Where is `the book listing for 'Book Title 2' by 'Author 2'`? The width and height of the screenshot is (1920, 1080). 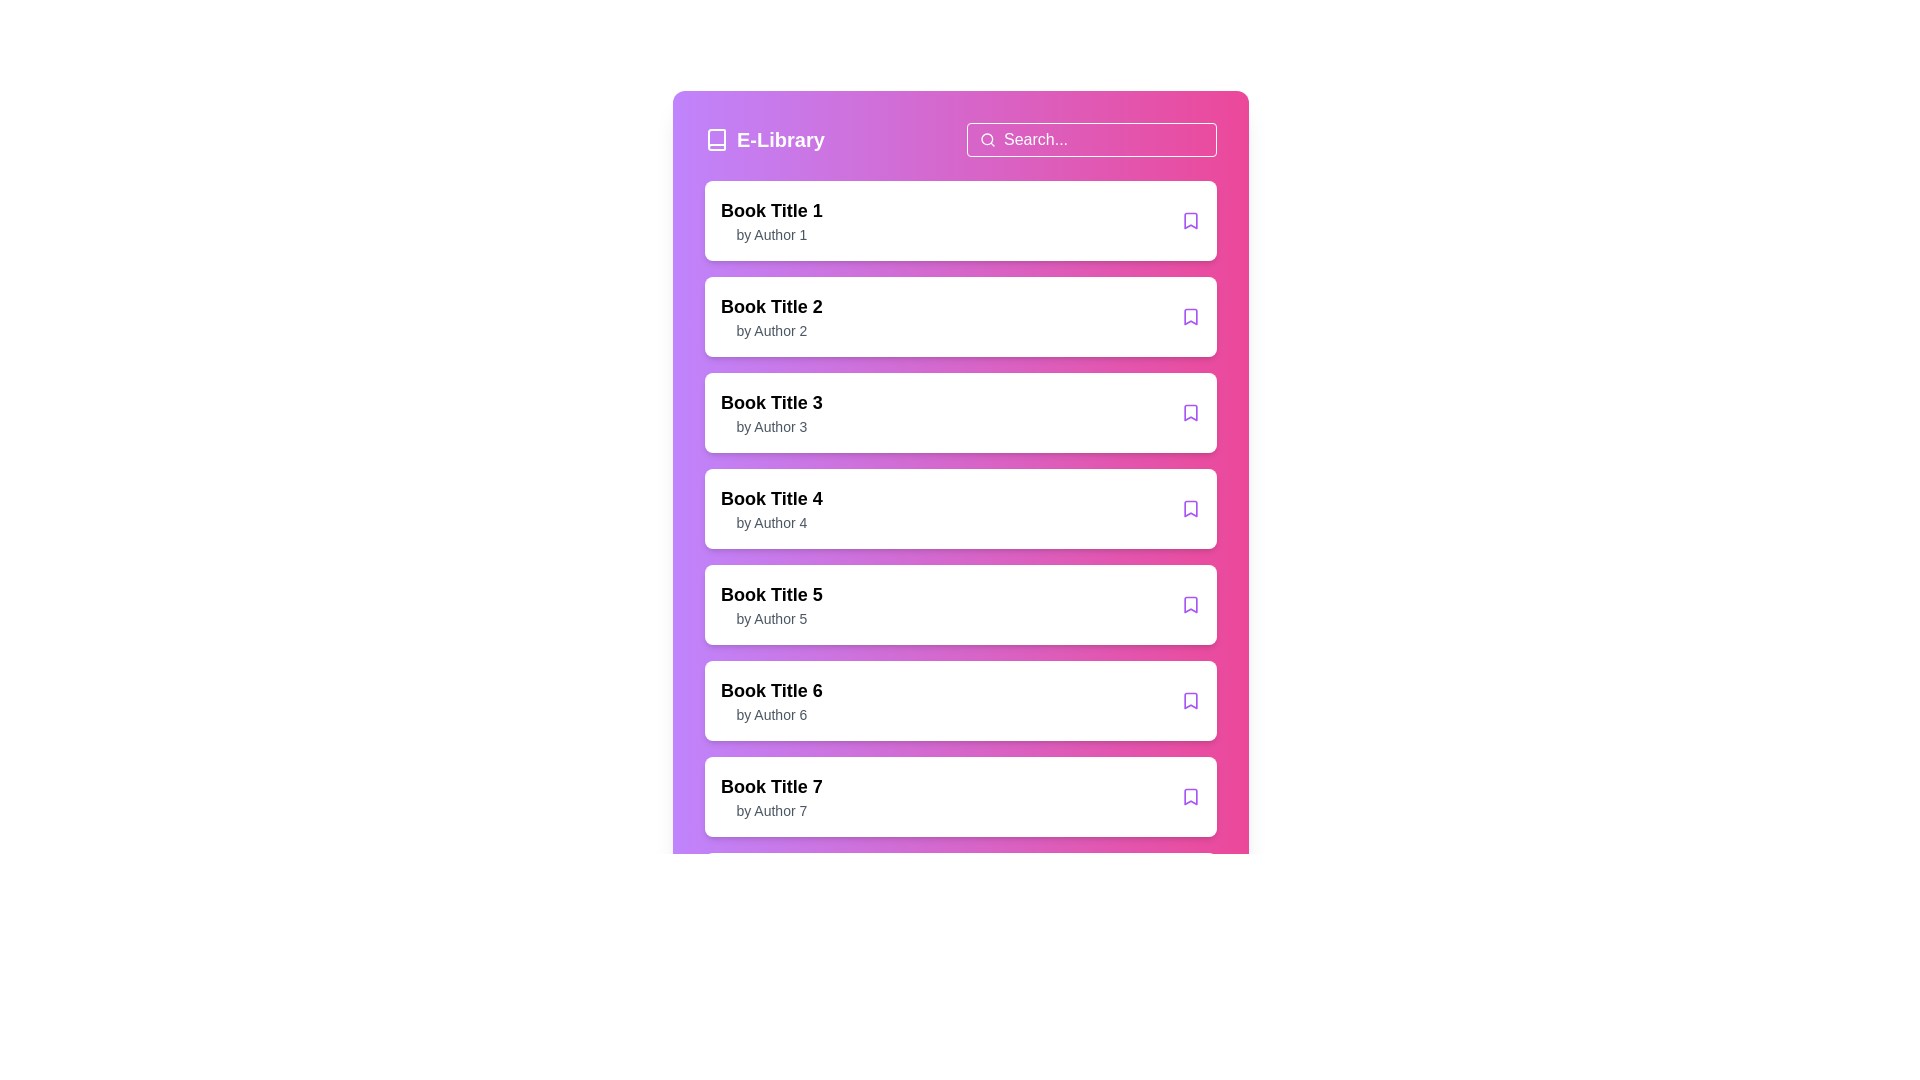
the book listing for 'Book Title 2' by 'Author 2' is located at coordinates (960, 315).